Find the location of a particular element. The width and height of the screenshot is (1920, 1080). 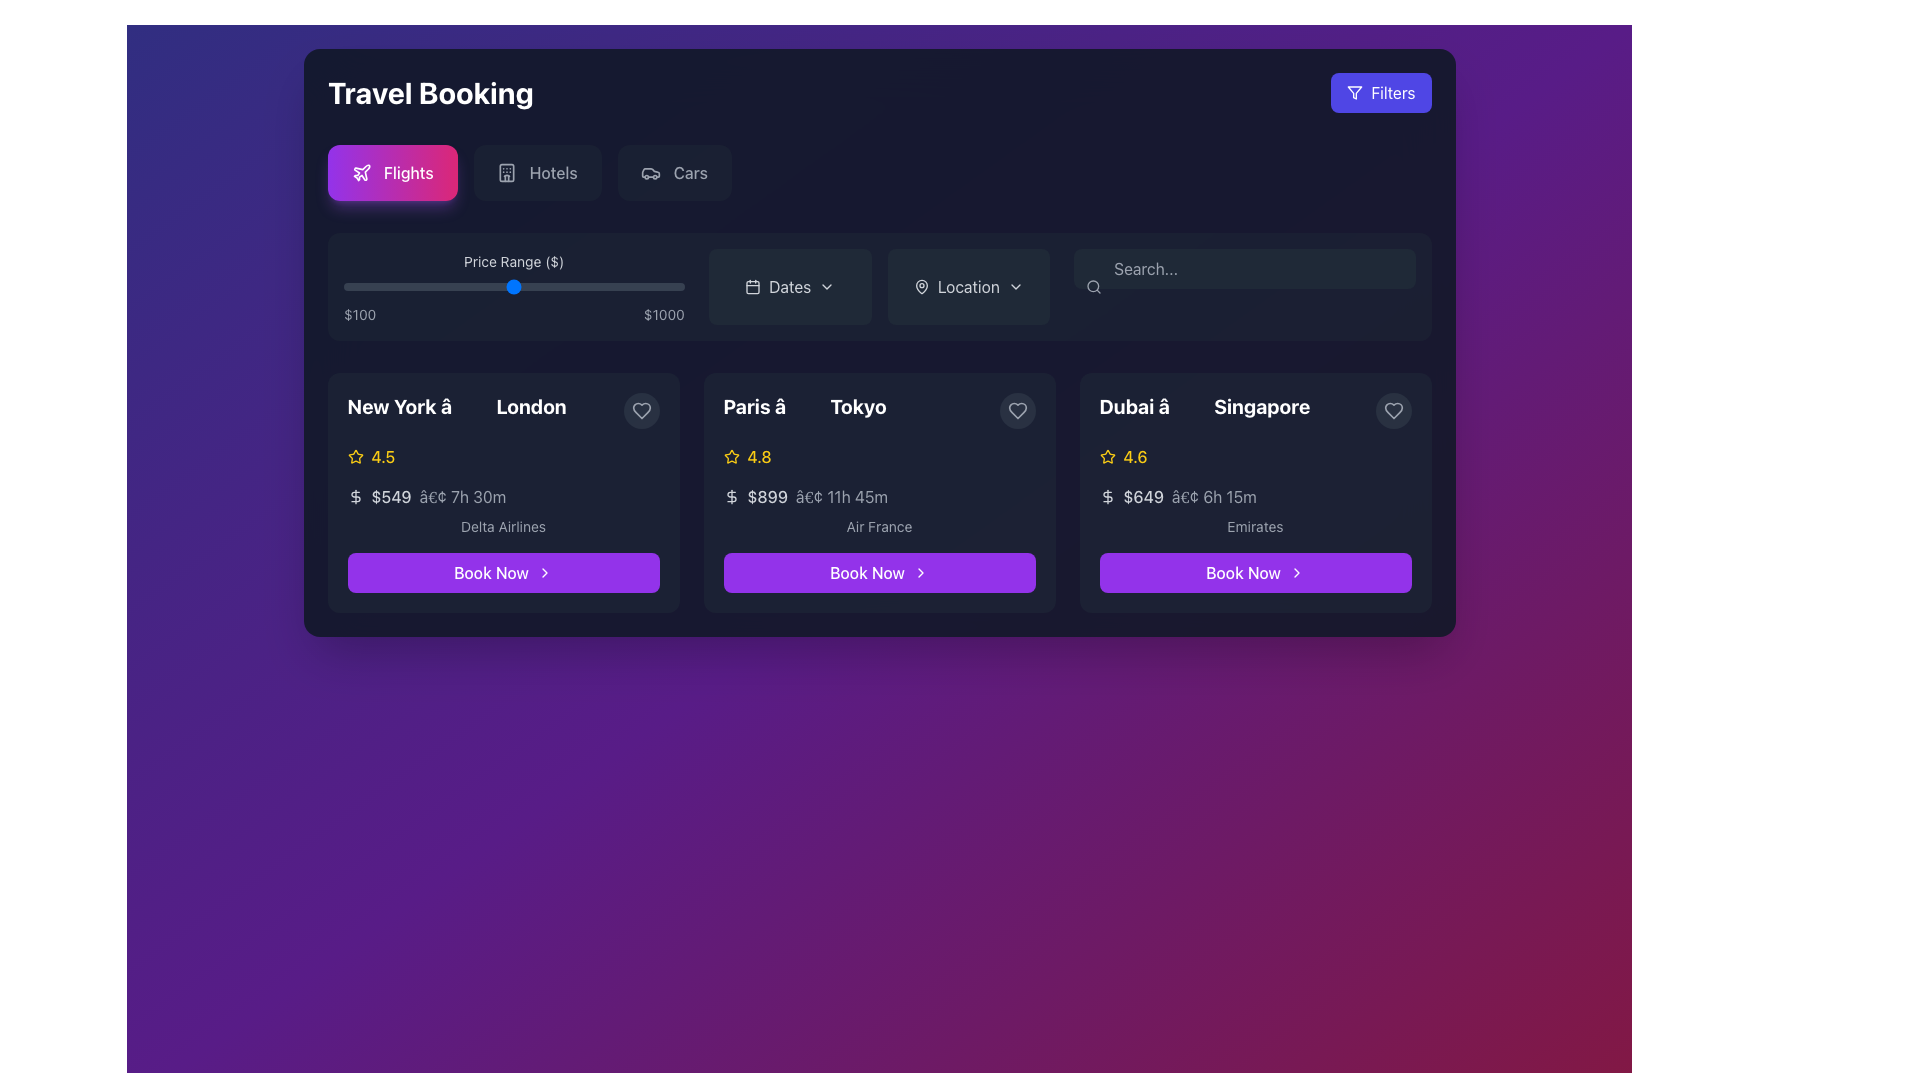

the 'Filters' button located in the top-right corner of the UI, which is styled with white font on a blue rounded rectangular background is located at coordinates (1392, 92).